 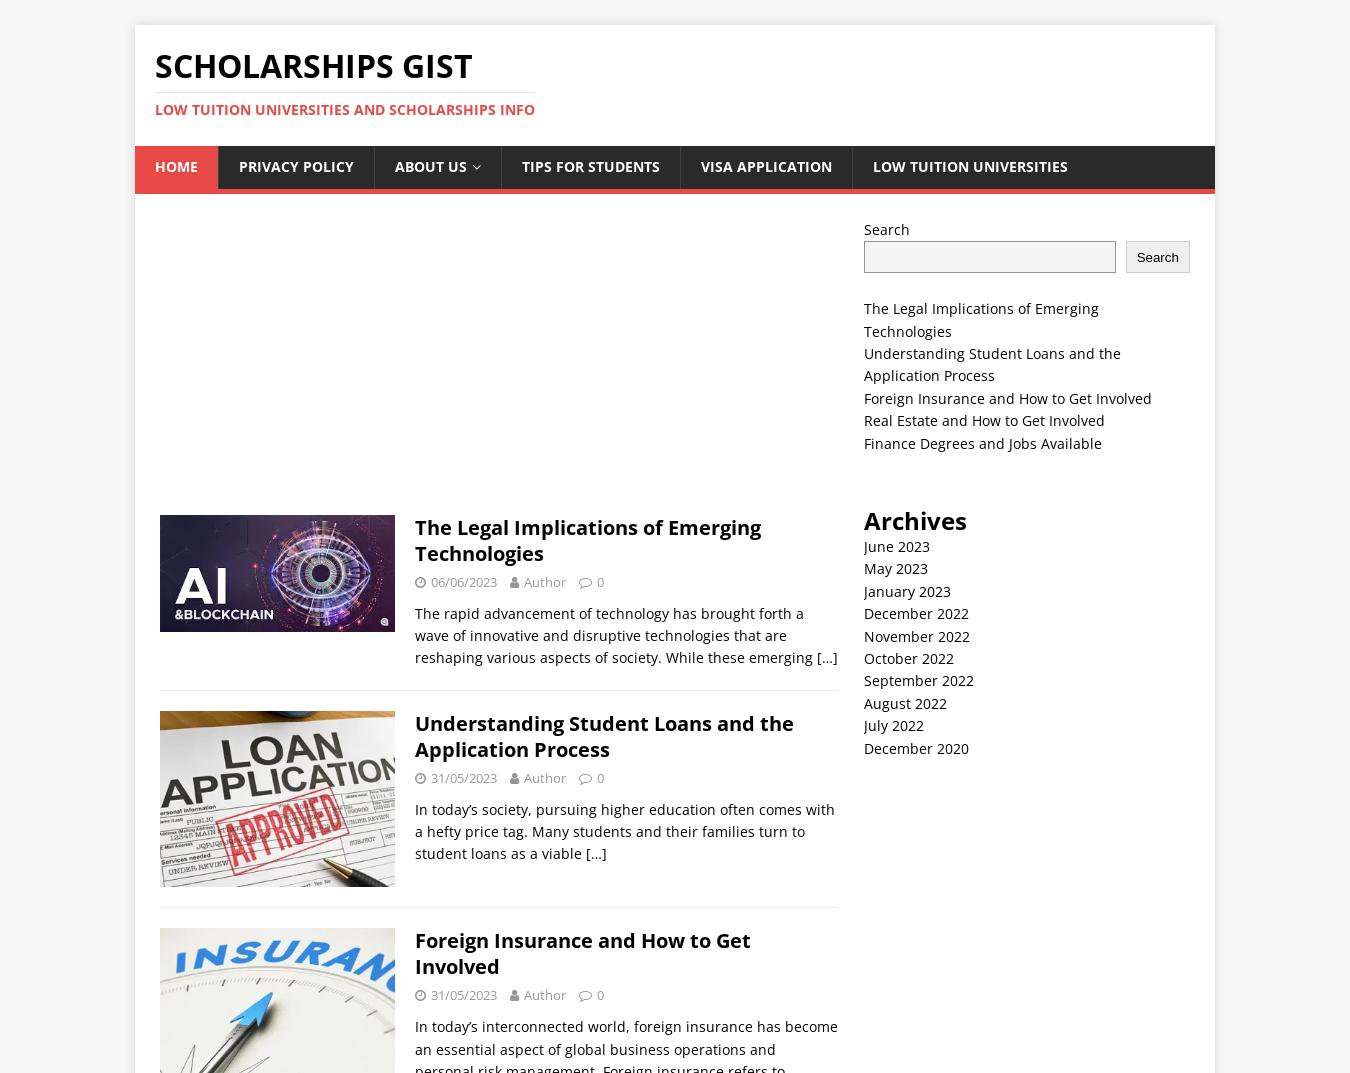 What do you see at coordinates (895, 568) in the screenshot?
I see `'May 2023'` at bounding box center [895, 568].